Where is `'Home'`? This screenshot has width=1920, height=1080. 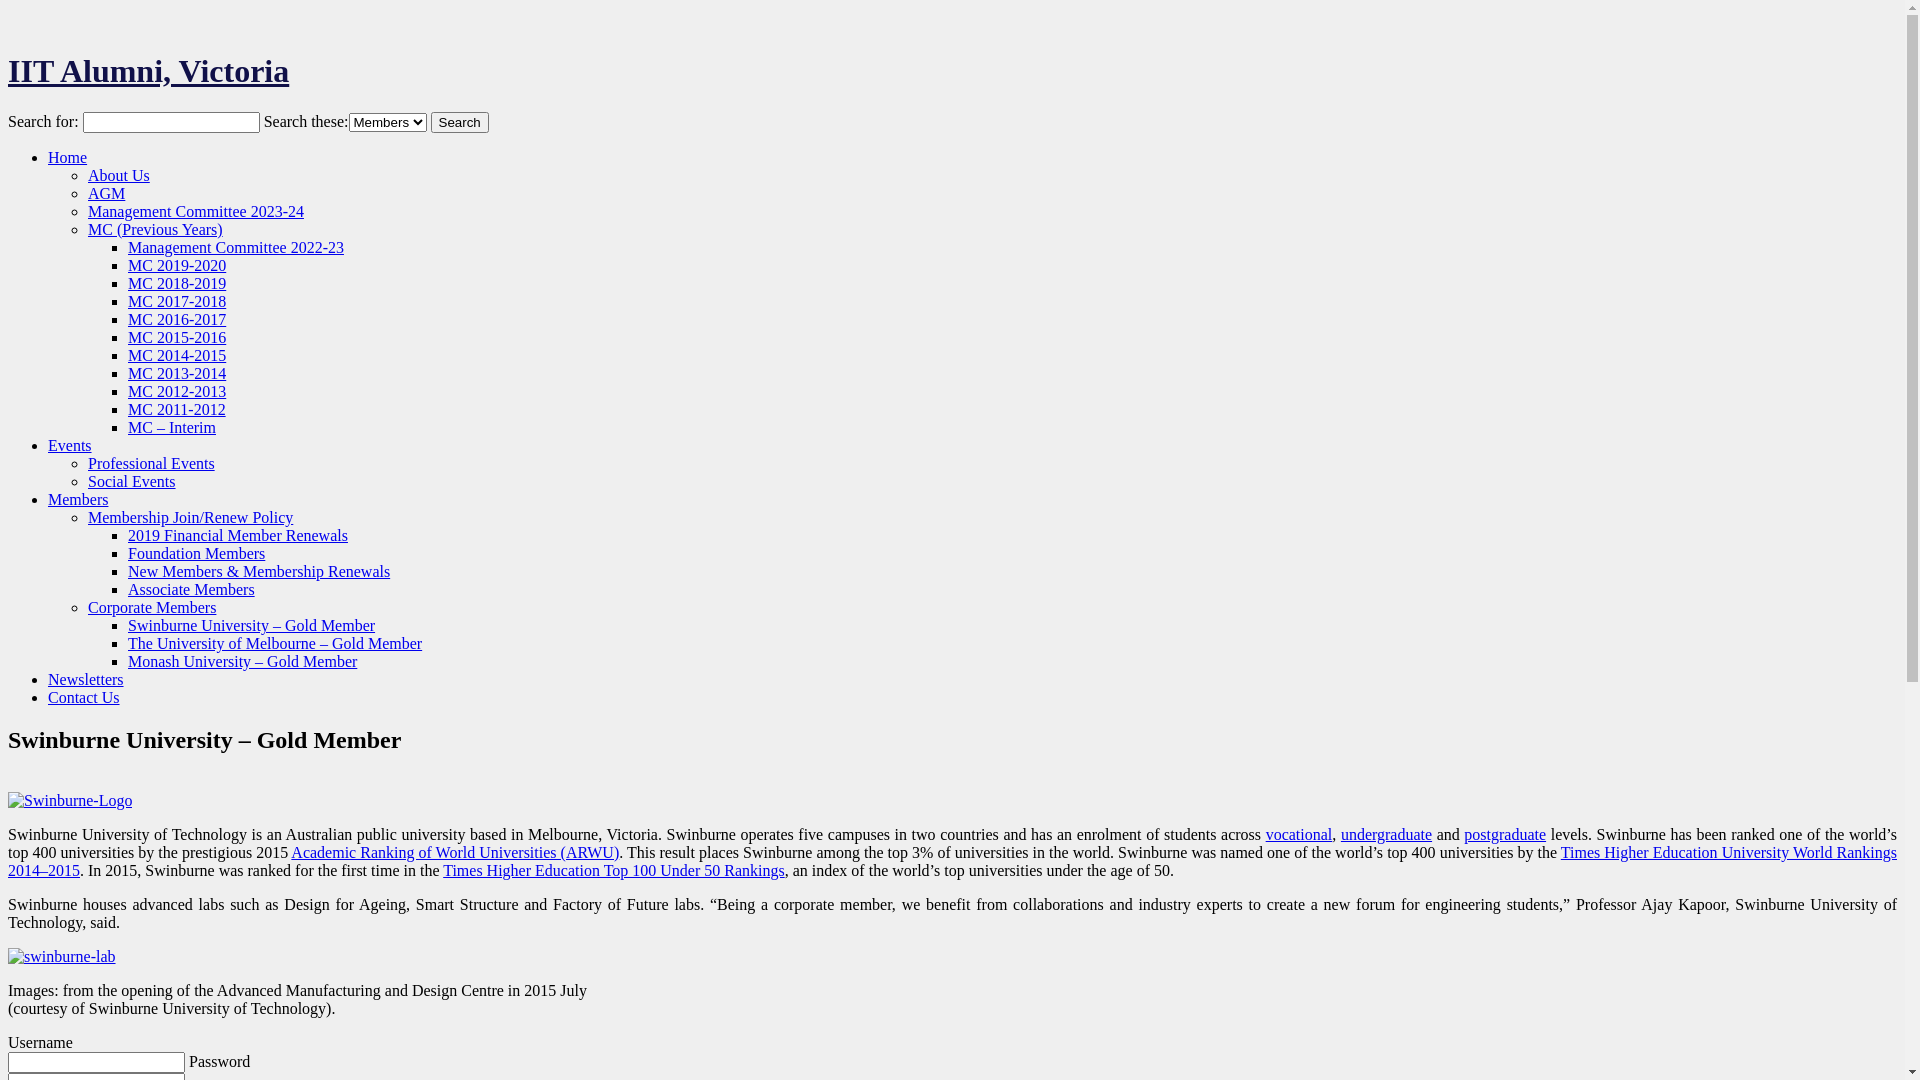
'Home' is located at coordinates (67, 156).